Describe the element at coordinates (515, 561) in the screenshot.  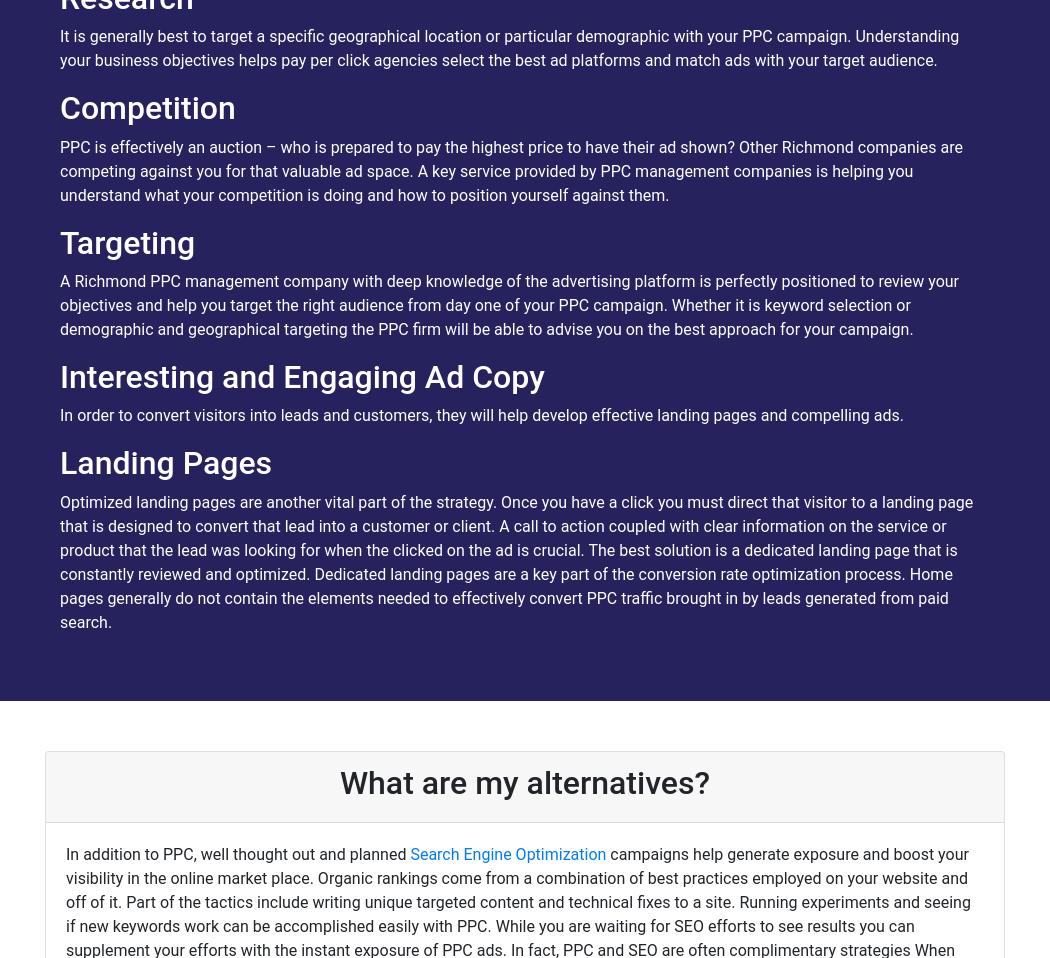
I see `'Optimized landing pages are another vital part of the strategy. Once you have a click you must direct that visitor to a landing page that is designed to convert that lead into a customer or client.
A call to action coupled with clear information on the service or product that the lead was looking for when the clicked on the ad is crucial.
The best solution is a dedicated landing page that is constantly reviewed and optimized.
Dedicated landing pages are a key part of the conversion rate optimization process. Home pages generally do not contain the elements needed to effectively convert PPC traffic brought in by leads generated from paid search.'` at that location.